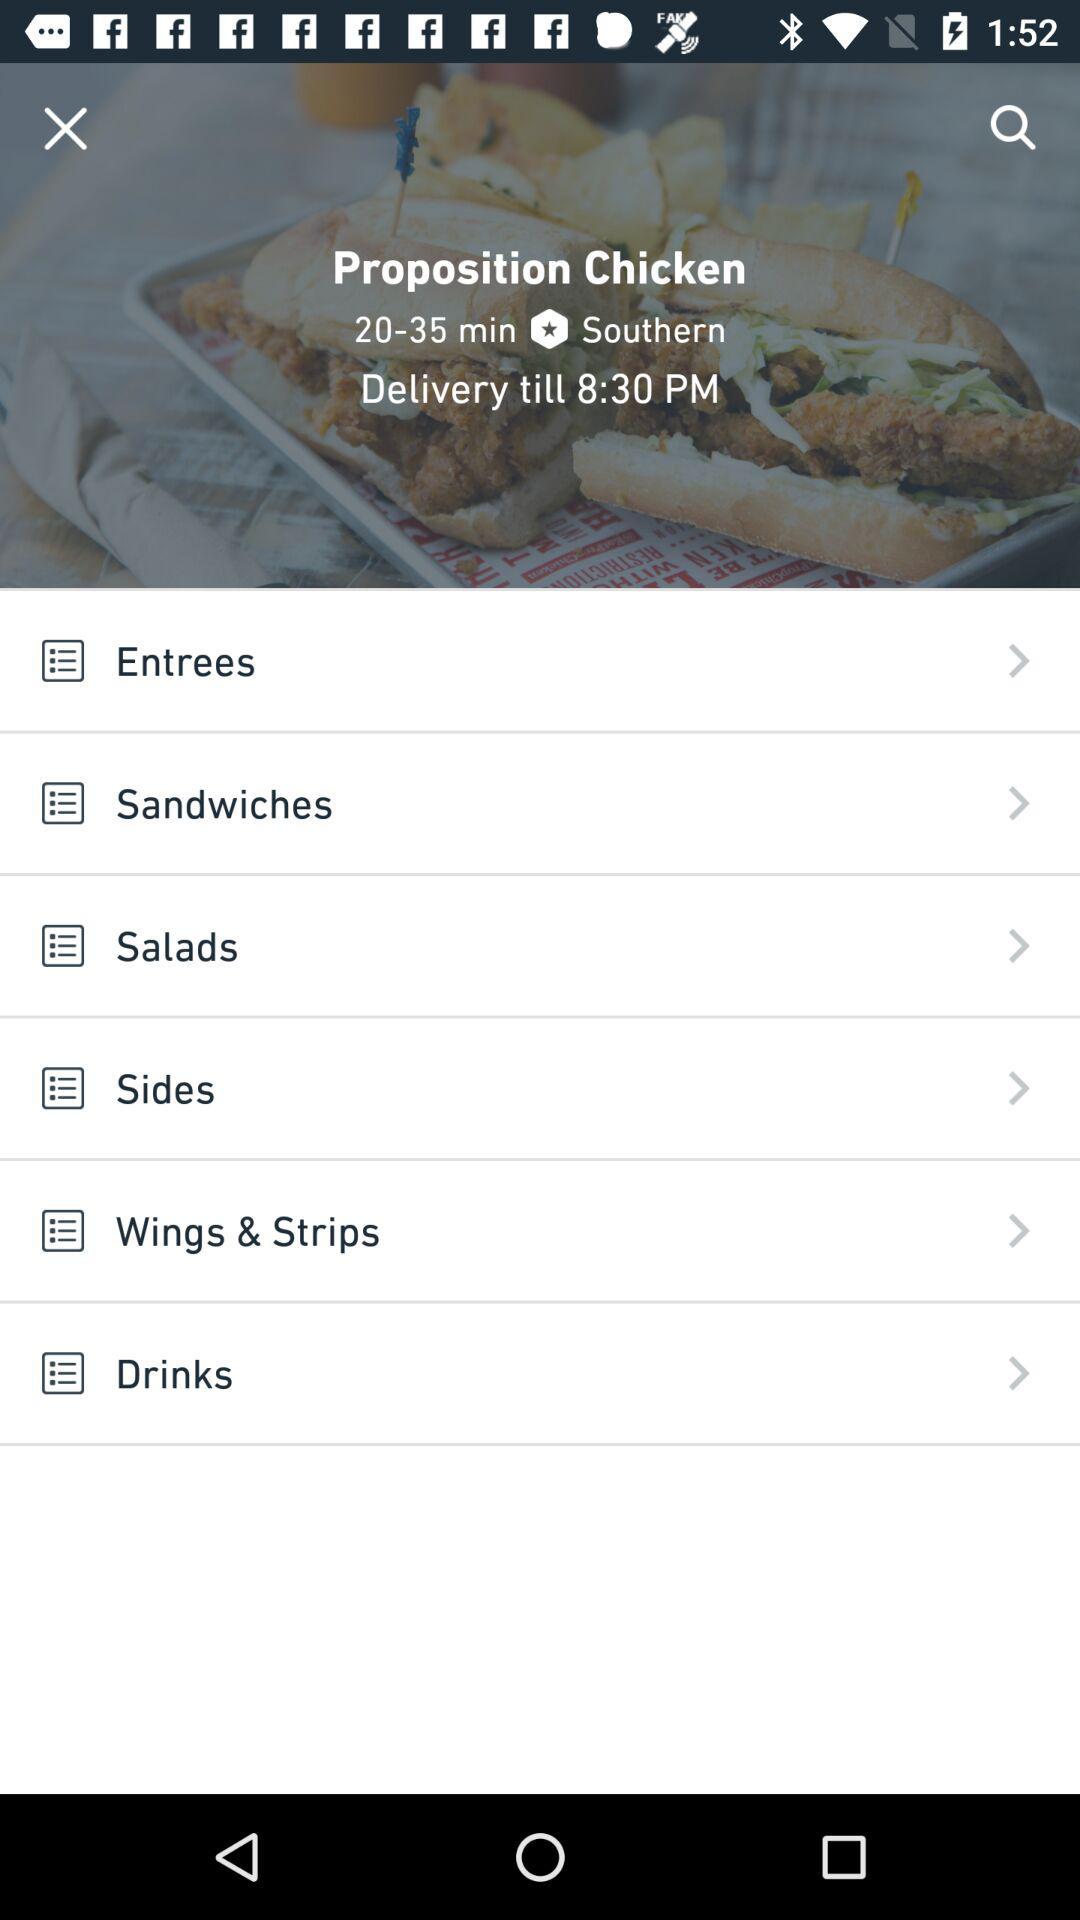  I want to click on exit, so click(64, 127).